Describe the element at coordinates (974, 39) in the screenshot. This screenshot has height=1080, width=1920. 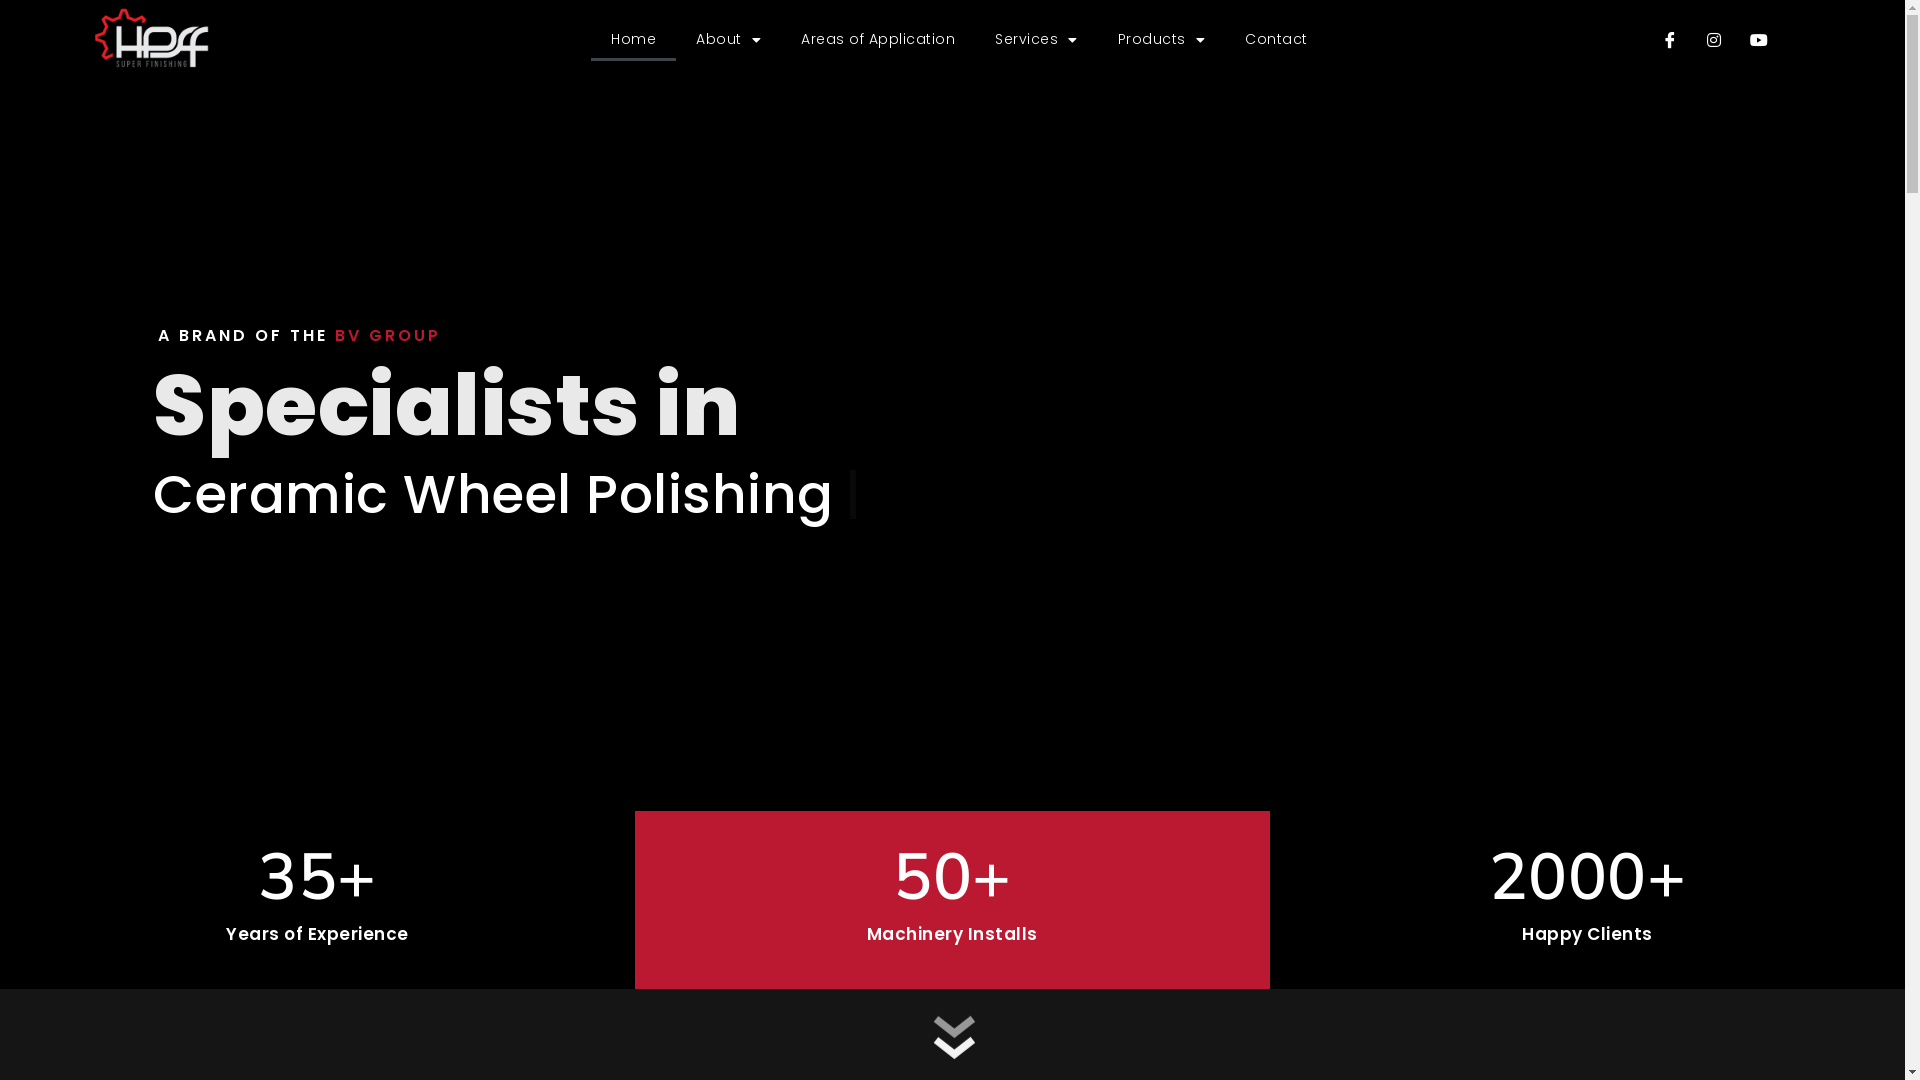
I see `'Services'` at that location.